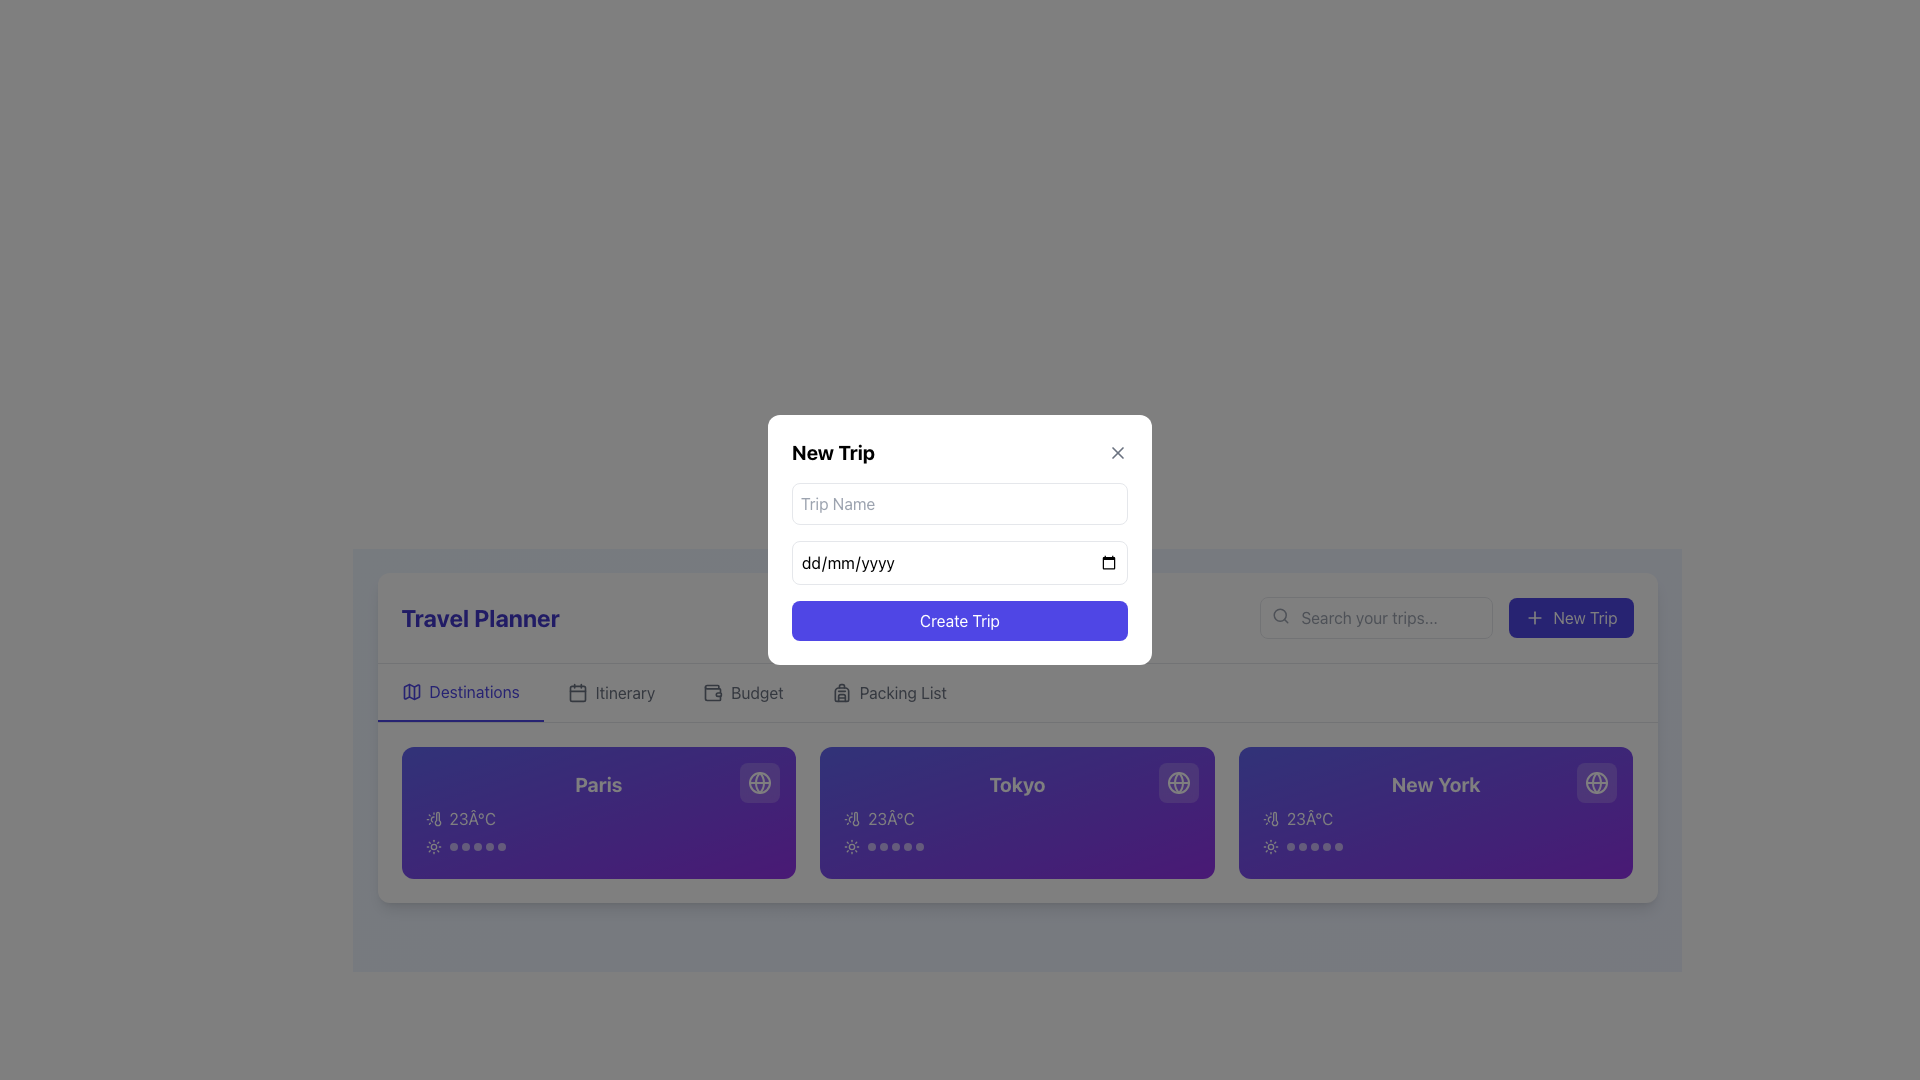 The image size is (1920, 1080). Describe the element at coordinates (1117, 452) in the screenshot. I see `the close button icon shaped like an 'X' located in the top-right corner of the 'New Trip' popup window` at that location.